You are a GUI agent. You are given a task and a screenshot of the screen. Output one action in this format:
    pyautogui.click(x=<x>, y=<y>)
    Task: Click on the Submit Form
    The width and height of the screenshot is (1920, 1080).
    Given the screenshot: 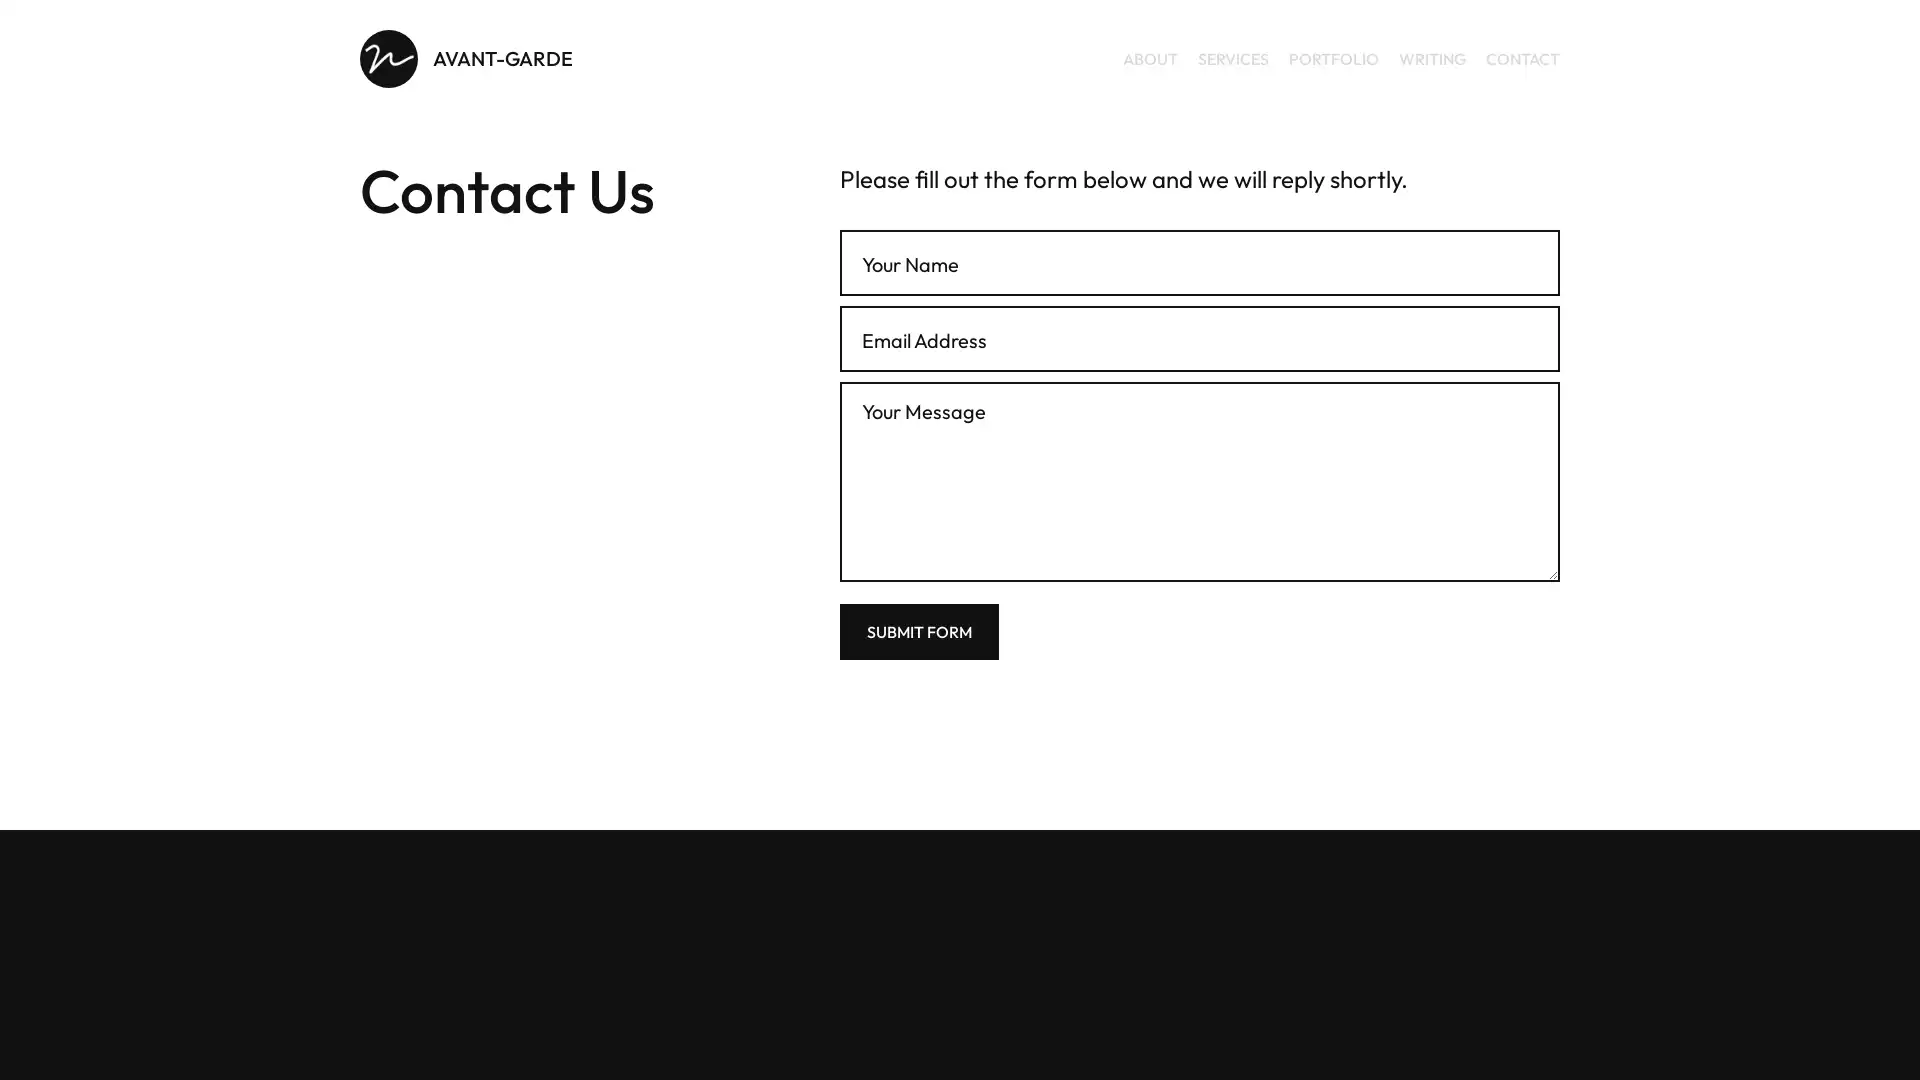 What is the action you would take?
    pyautogui.click(x=918, y=632)
    